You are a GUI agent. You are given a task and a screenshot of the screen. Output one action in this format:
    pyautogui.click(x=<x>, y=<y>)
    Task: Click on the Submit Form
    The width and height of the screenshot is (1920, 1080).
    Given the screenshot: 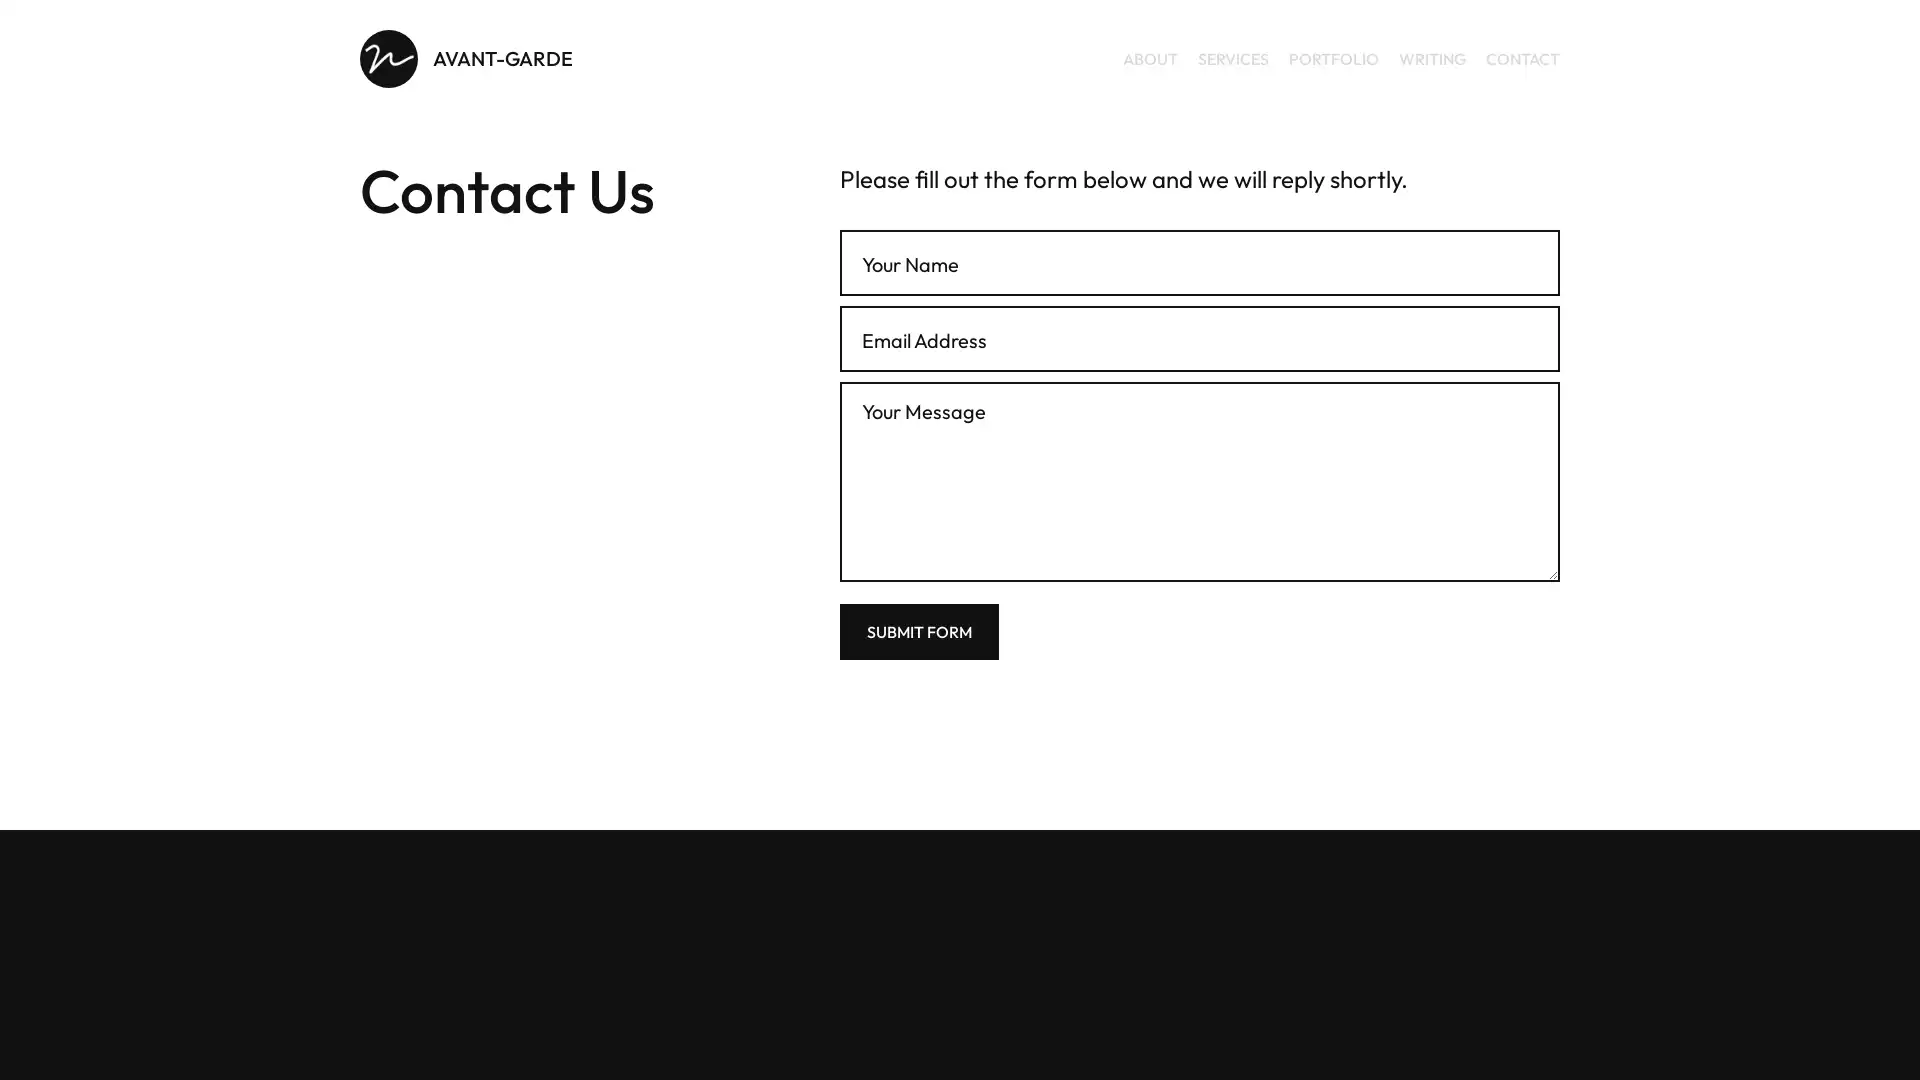 What is the action you would take?
    pyautogui.click(x=918, y=632)
    